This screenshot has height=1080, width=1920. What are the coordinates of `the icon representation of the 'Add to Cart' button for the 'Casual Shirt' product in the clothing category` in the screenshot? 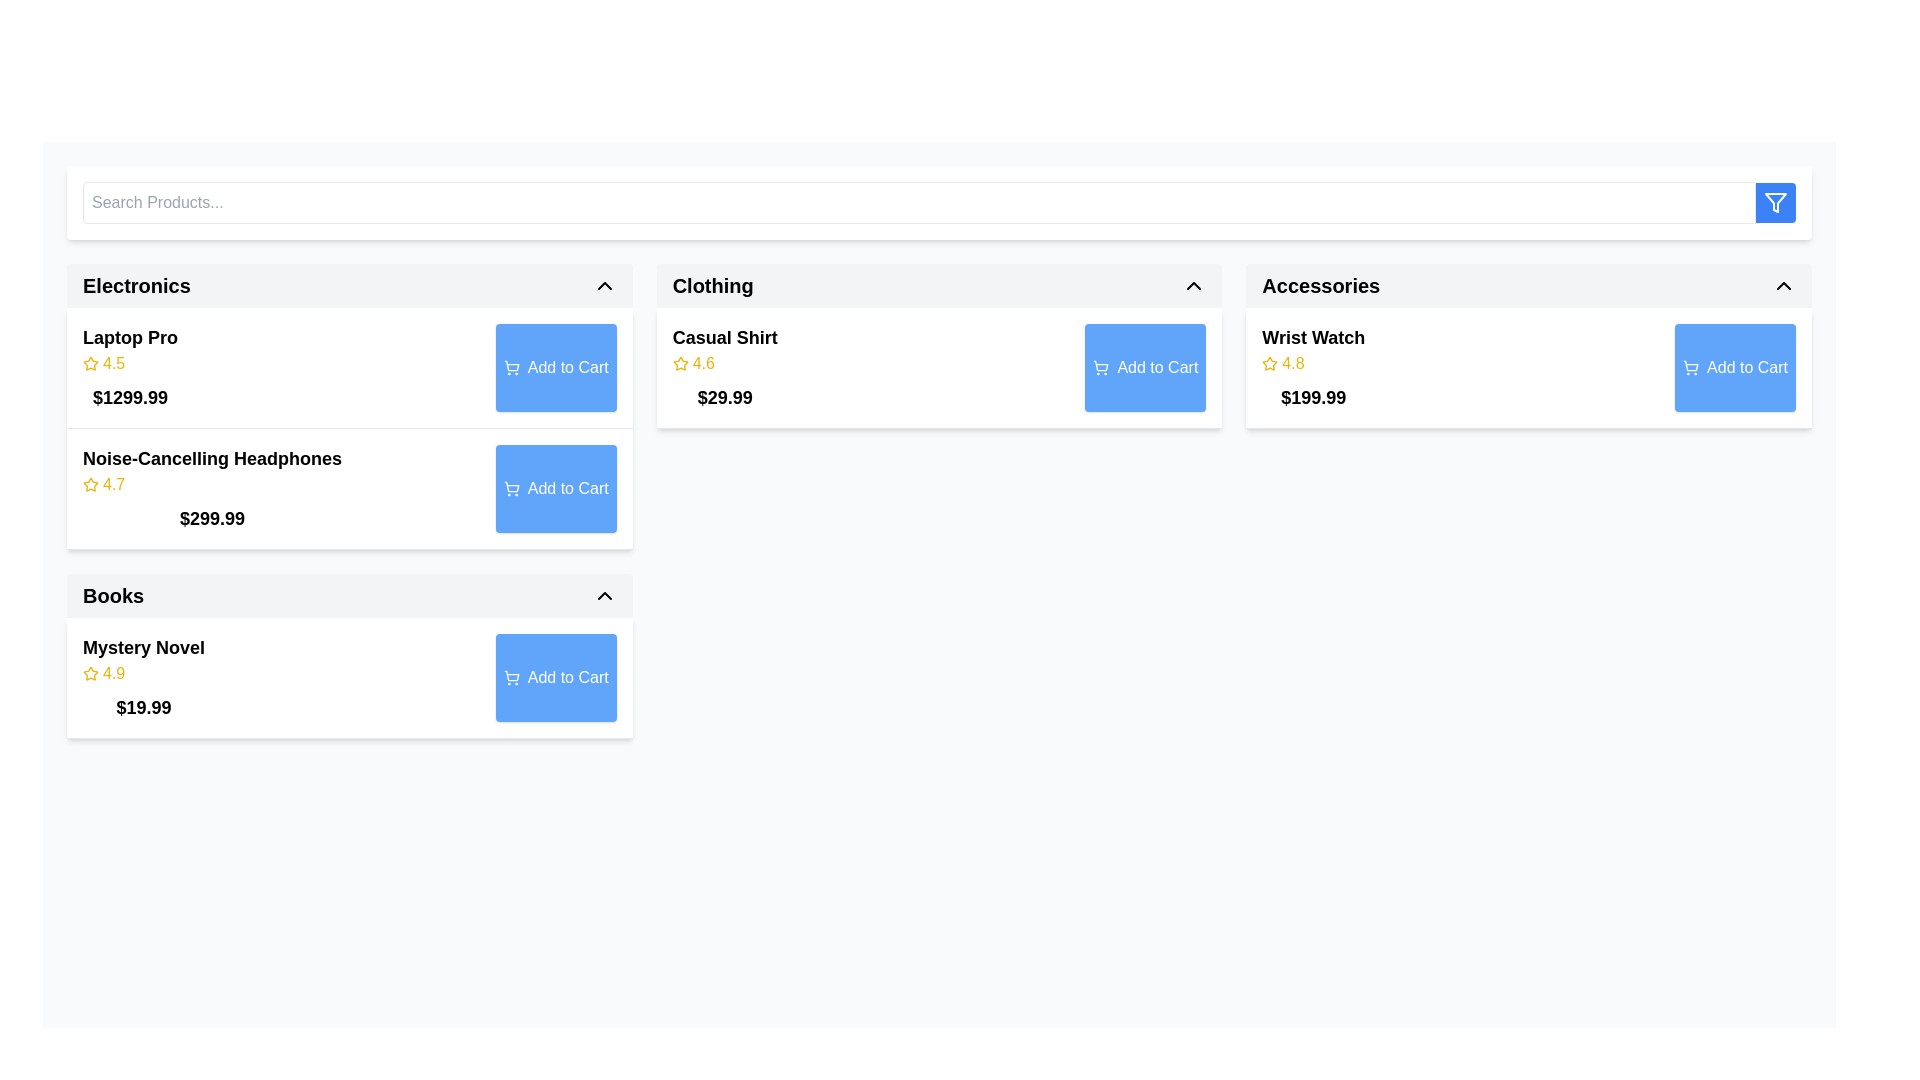 It's located at (1100, 366).